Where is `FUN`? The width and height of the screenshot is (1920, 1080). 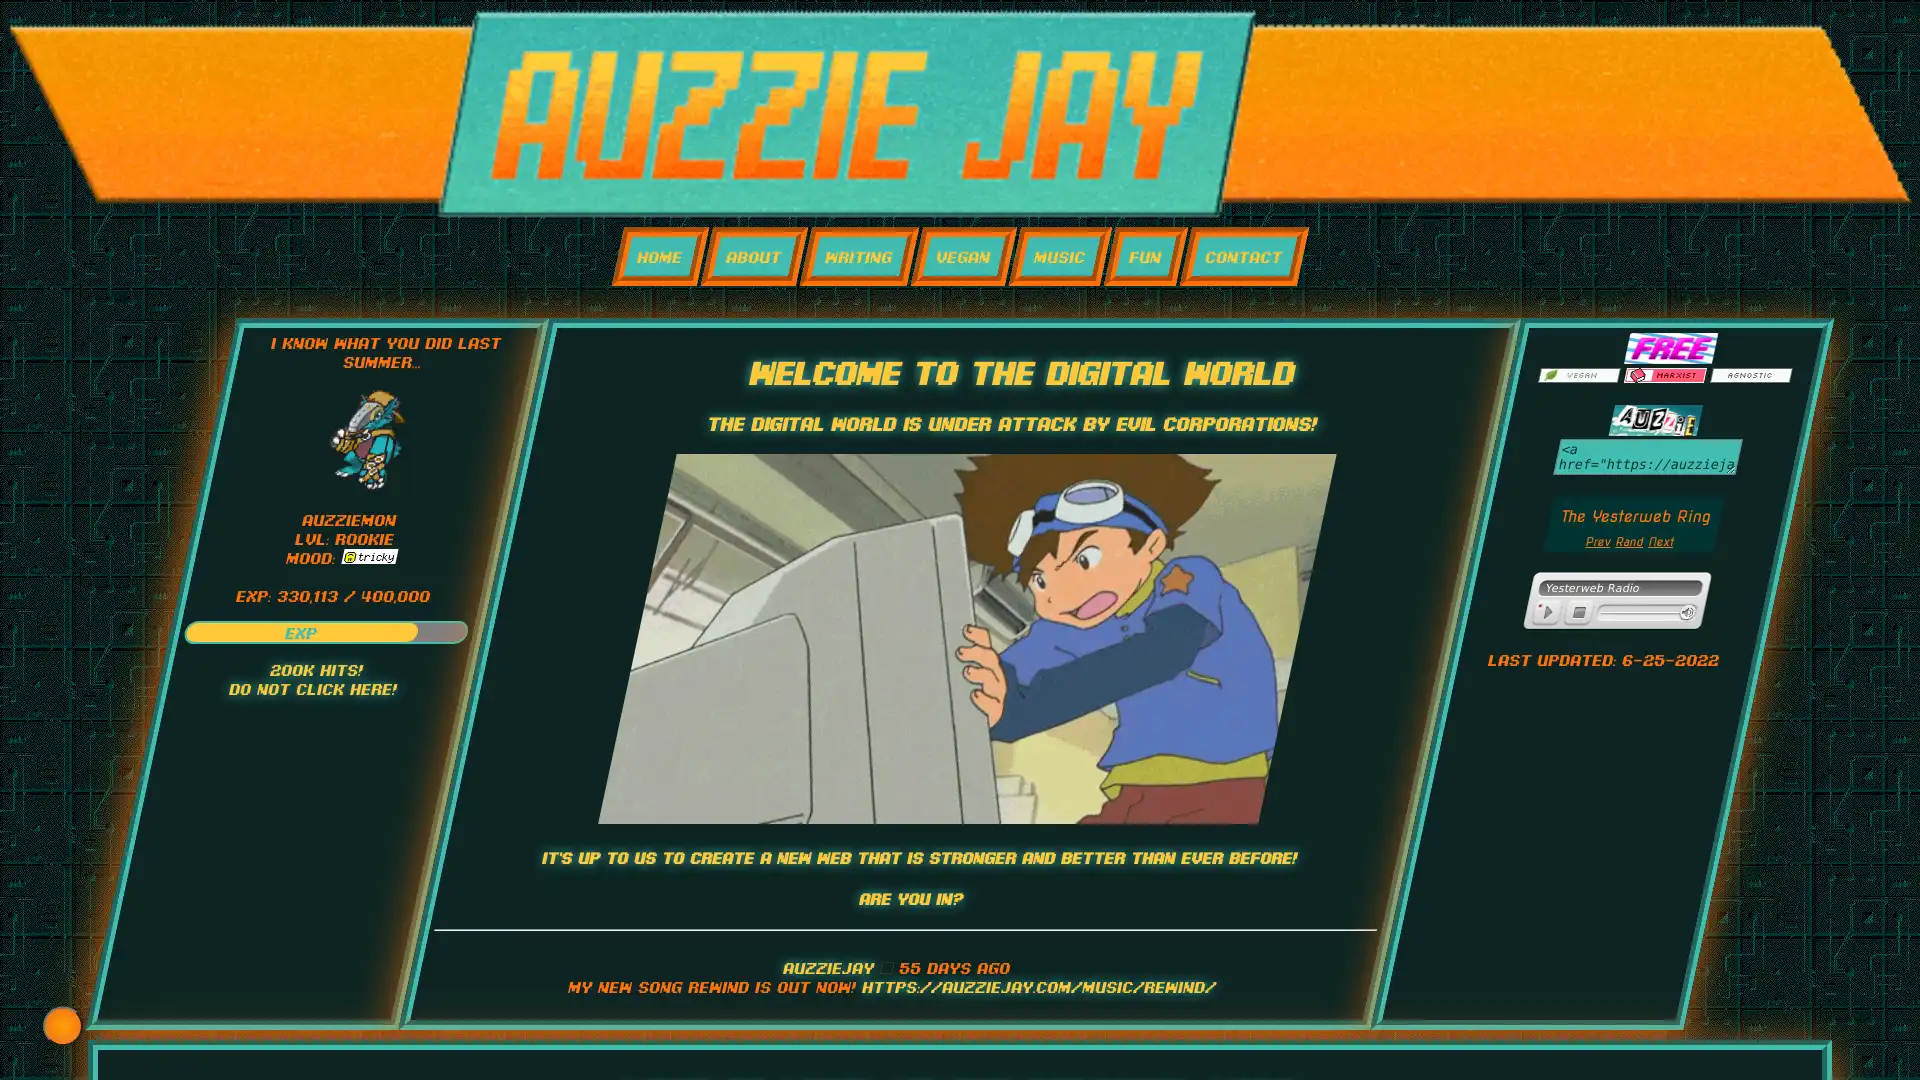
FUN is located at coordinates (1145, 255).